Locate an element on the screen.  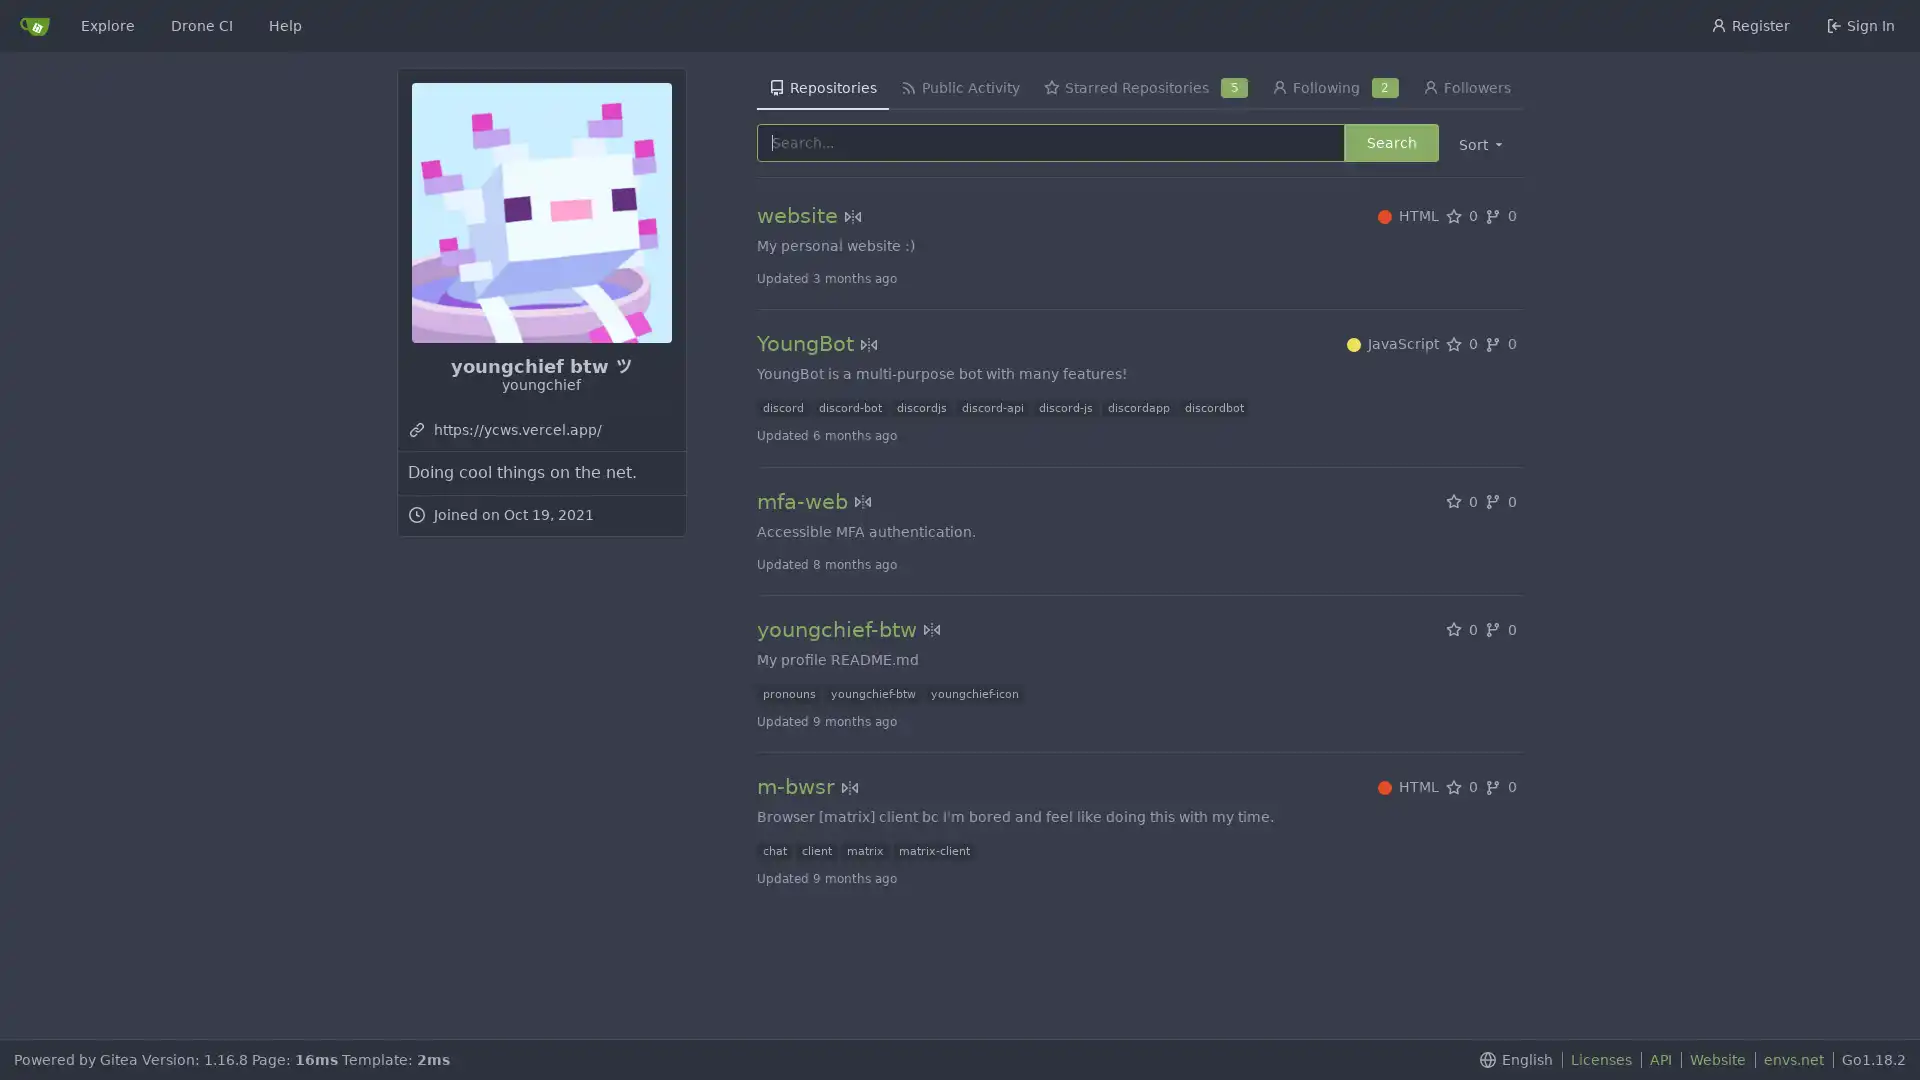
Search is located at coordinates (1390, 141).